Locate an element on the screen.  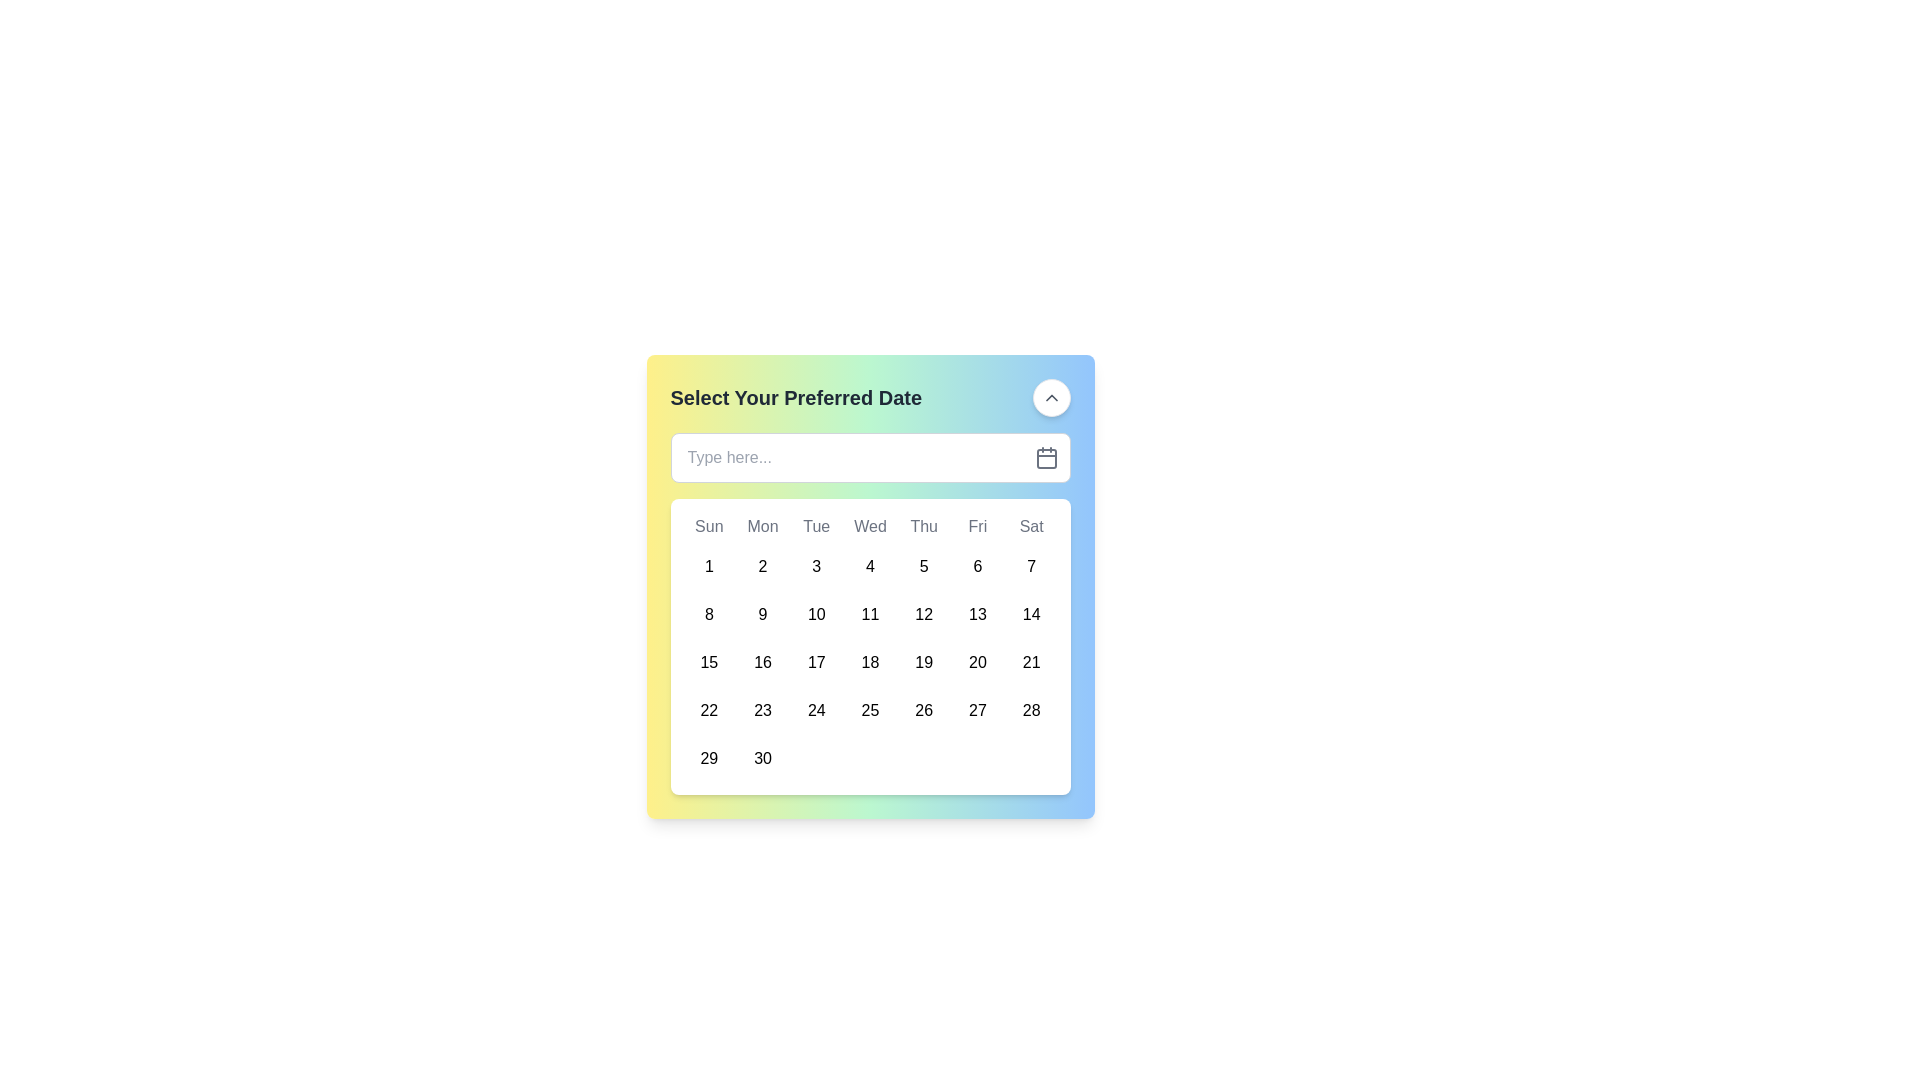
the calendar icon button located on the far right side of the text input field is located at coordinates (1045, 458).